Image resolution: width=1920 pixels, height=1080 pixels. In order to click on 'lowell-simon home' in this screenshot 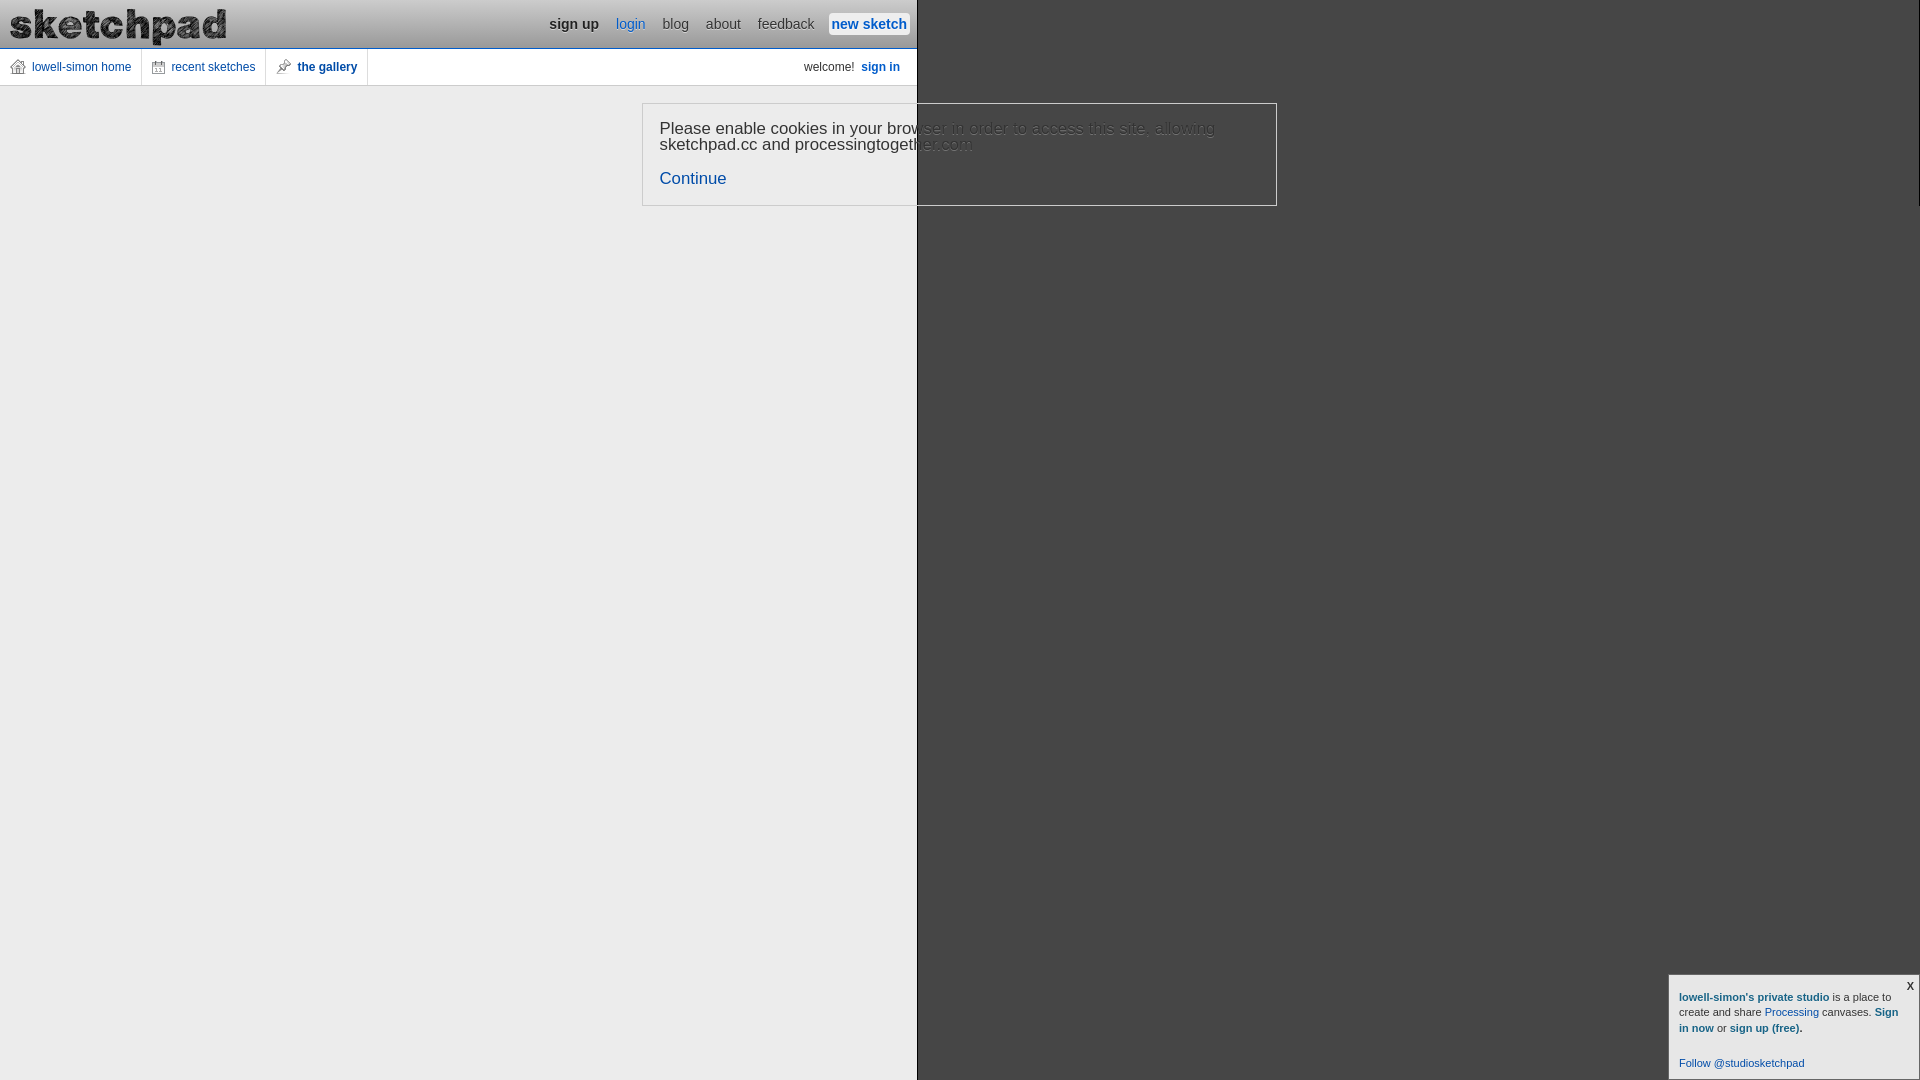, I will do `click(71, 65)`.